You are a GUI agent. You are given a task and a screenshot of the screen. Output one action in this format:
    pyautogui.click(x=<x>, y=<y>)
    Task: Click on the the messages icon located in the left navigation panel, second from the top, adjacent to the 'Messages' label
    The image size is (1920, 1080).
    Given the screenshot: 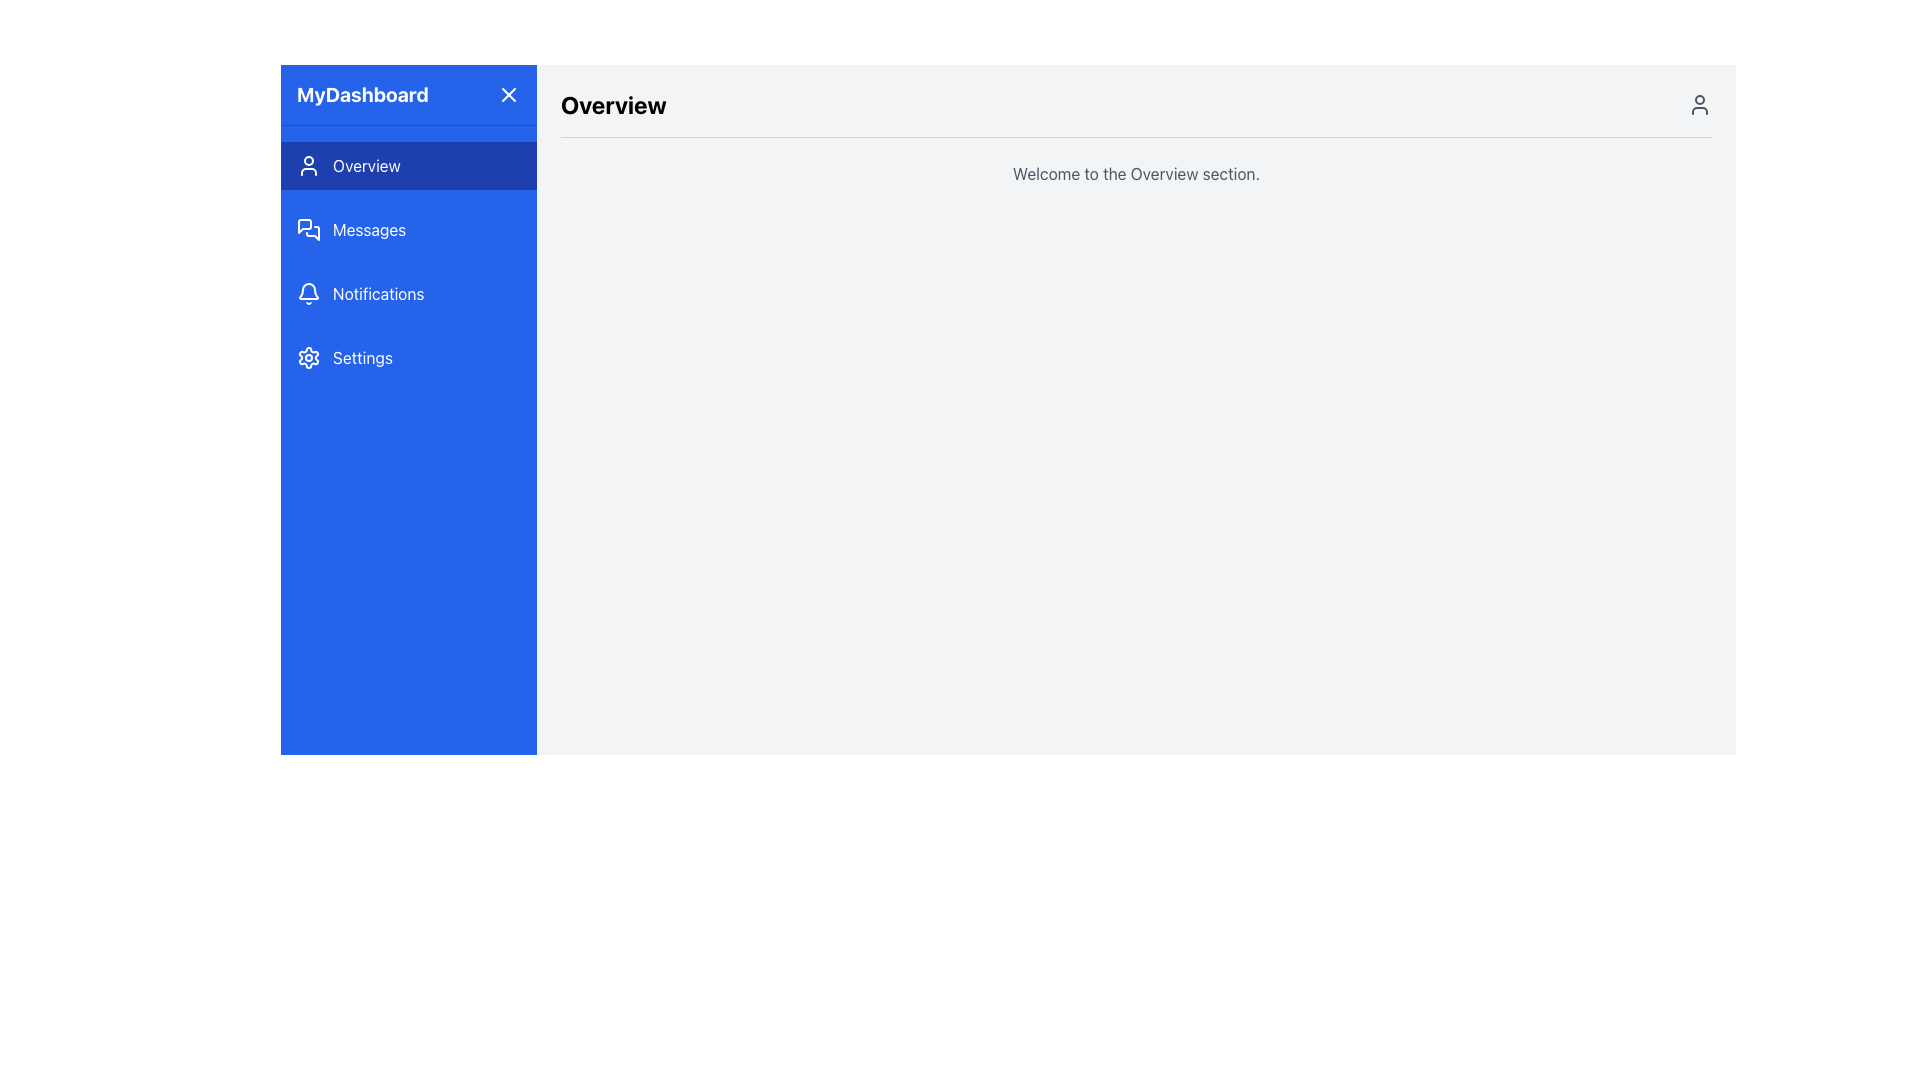 What is the action you would take?
    pyautogui.click(x=307, y=229)
    